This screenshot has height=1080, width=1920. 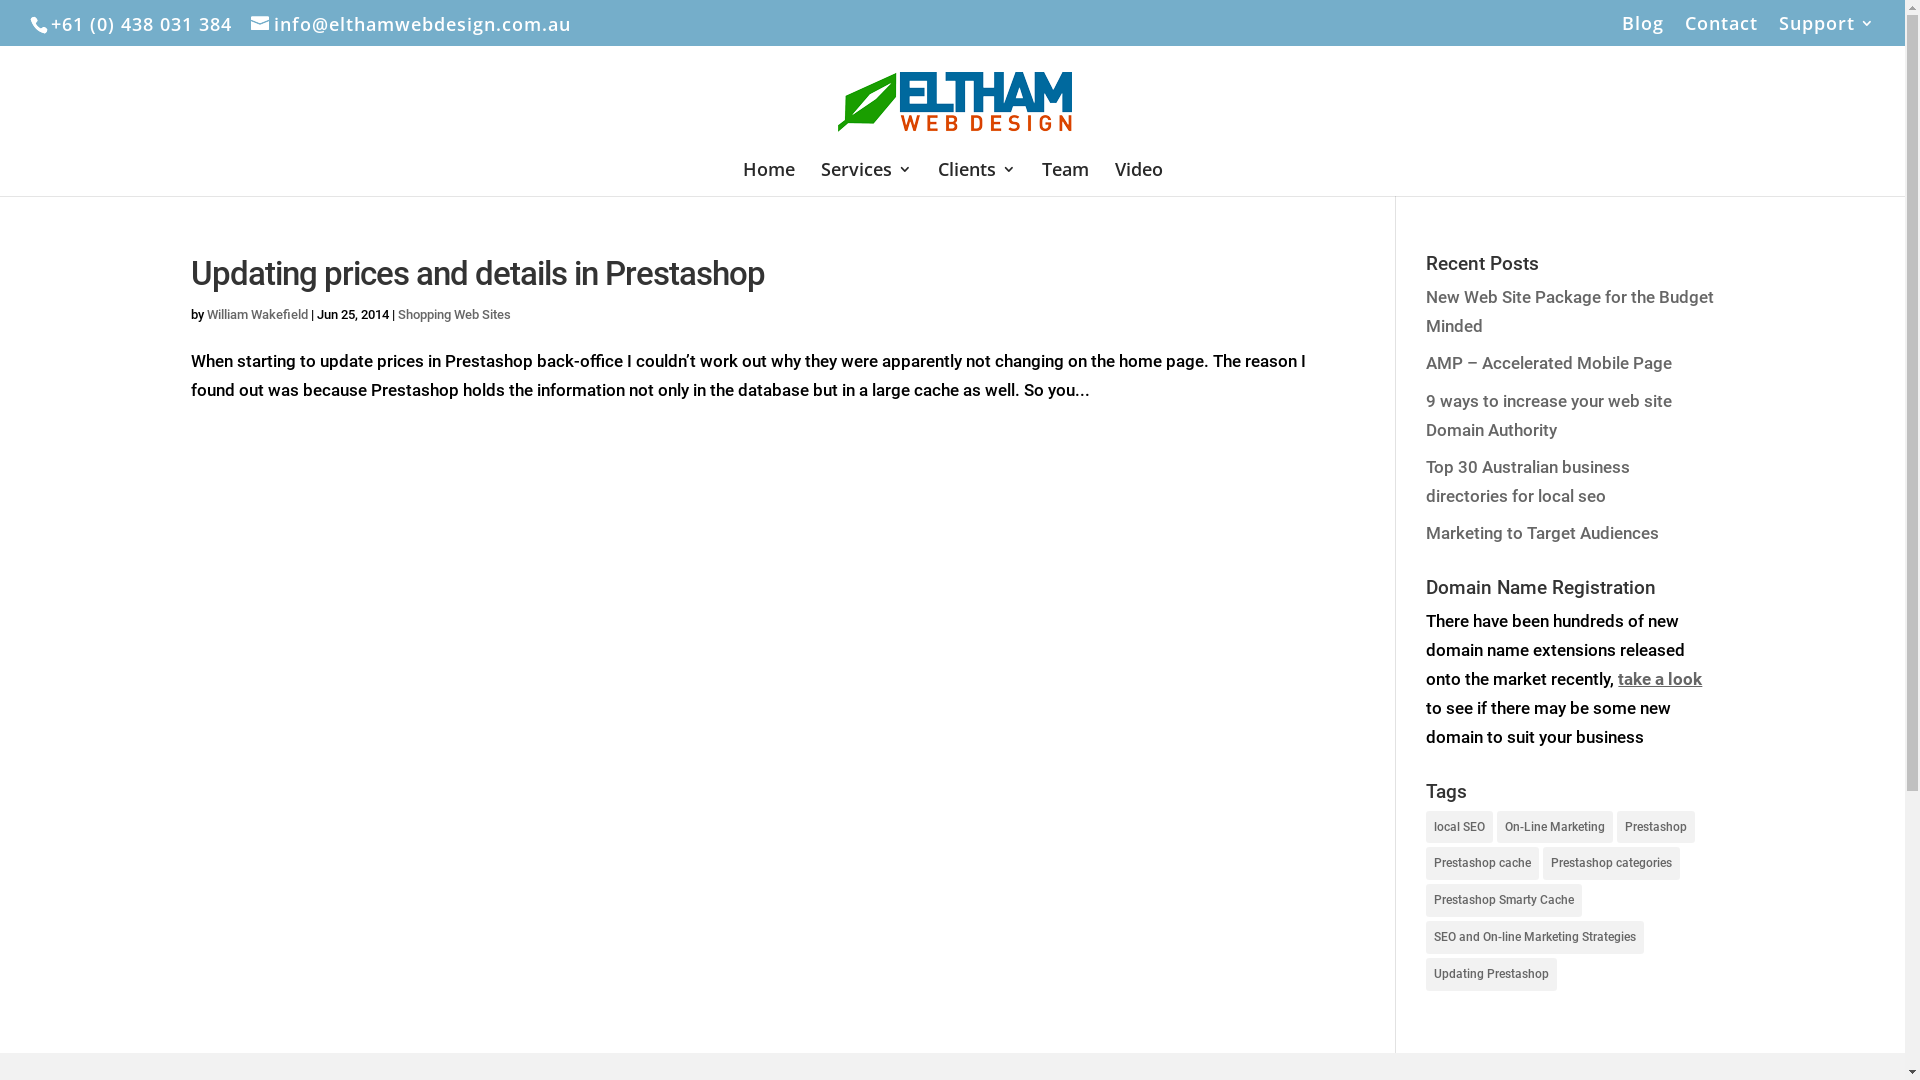 I want to click on 'On-Line Marketing', so click(x=1554, y=827).